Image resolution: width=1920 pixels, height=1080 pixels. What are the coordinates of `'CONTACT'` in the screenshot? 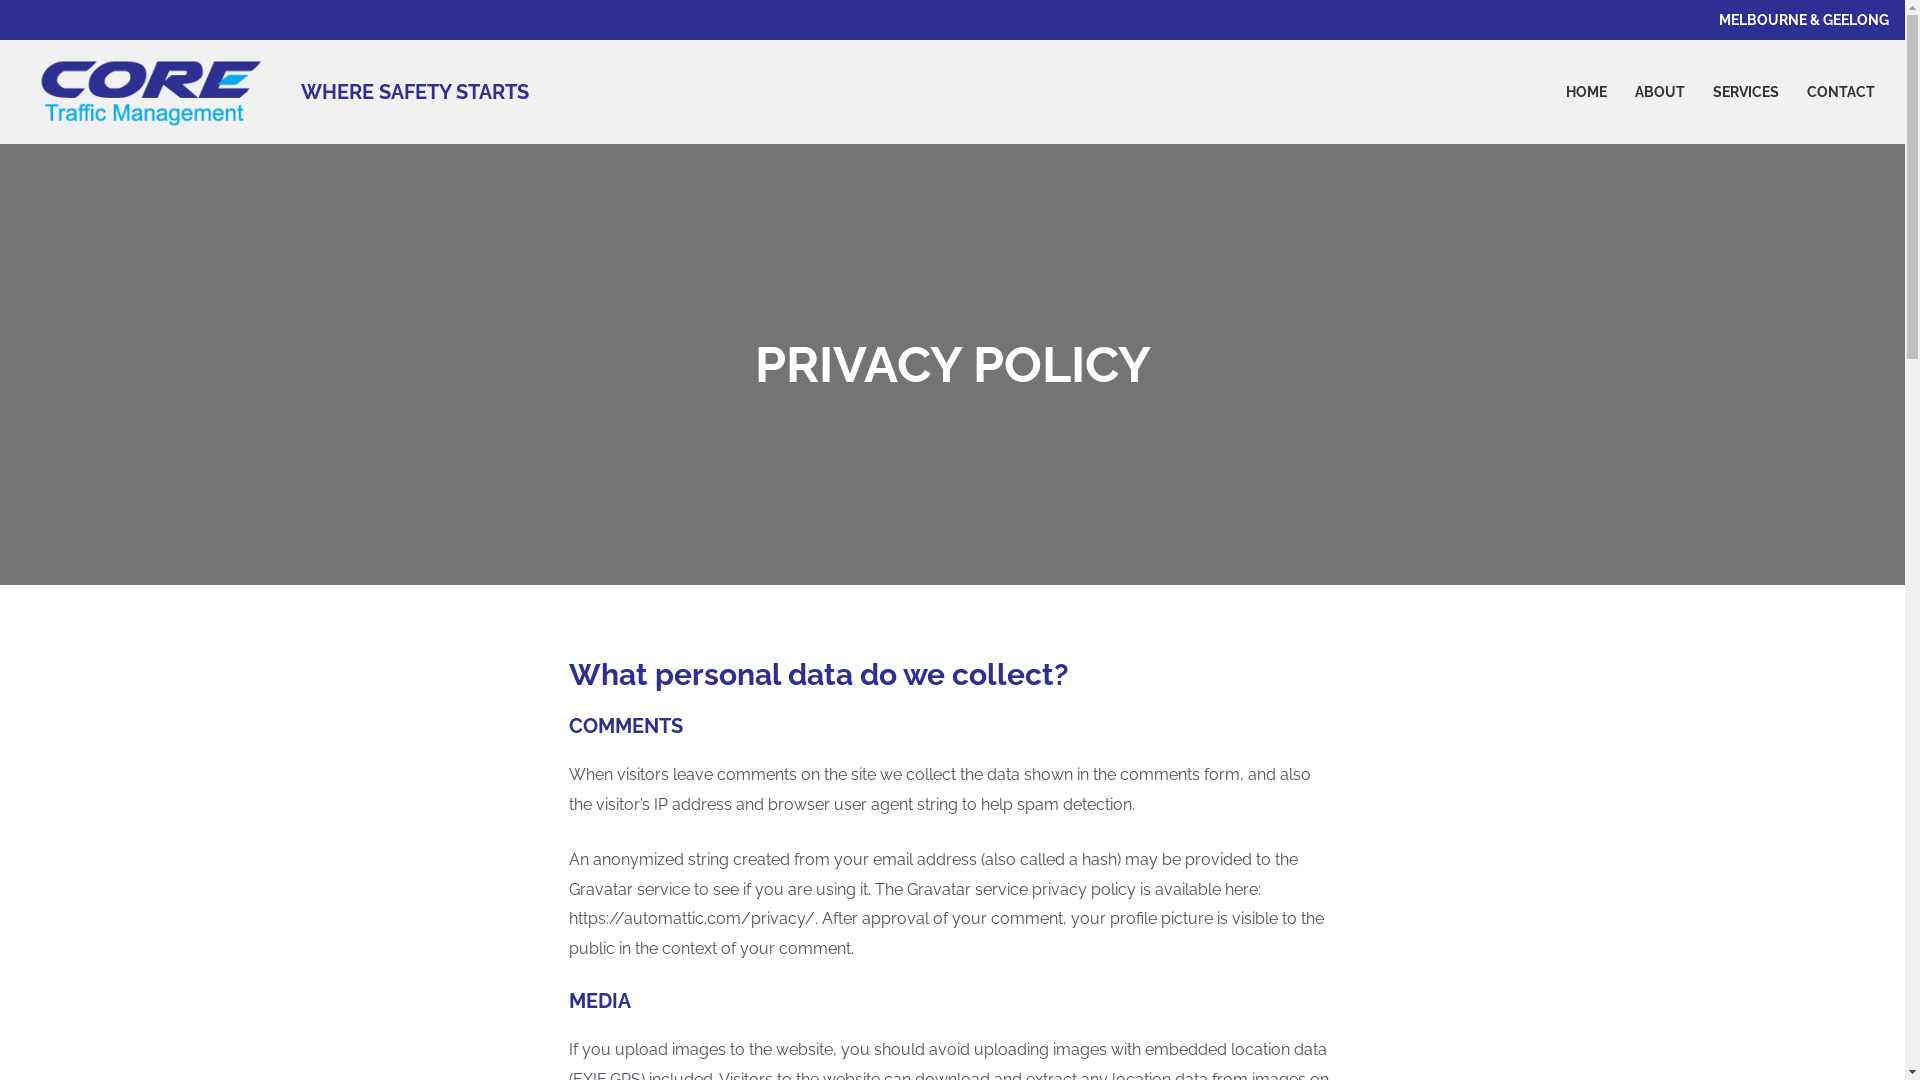 It's located at (1840, 92).